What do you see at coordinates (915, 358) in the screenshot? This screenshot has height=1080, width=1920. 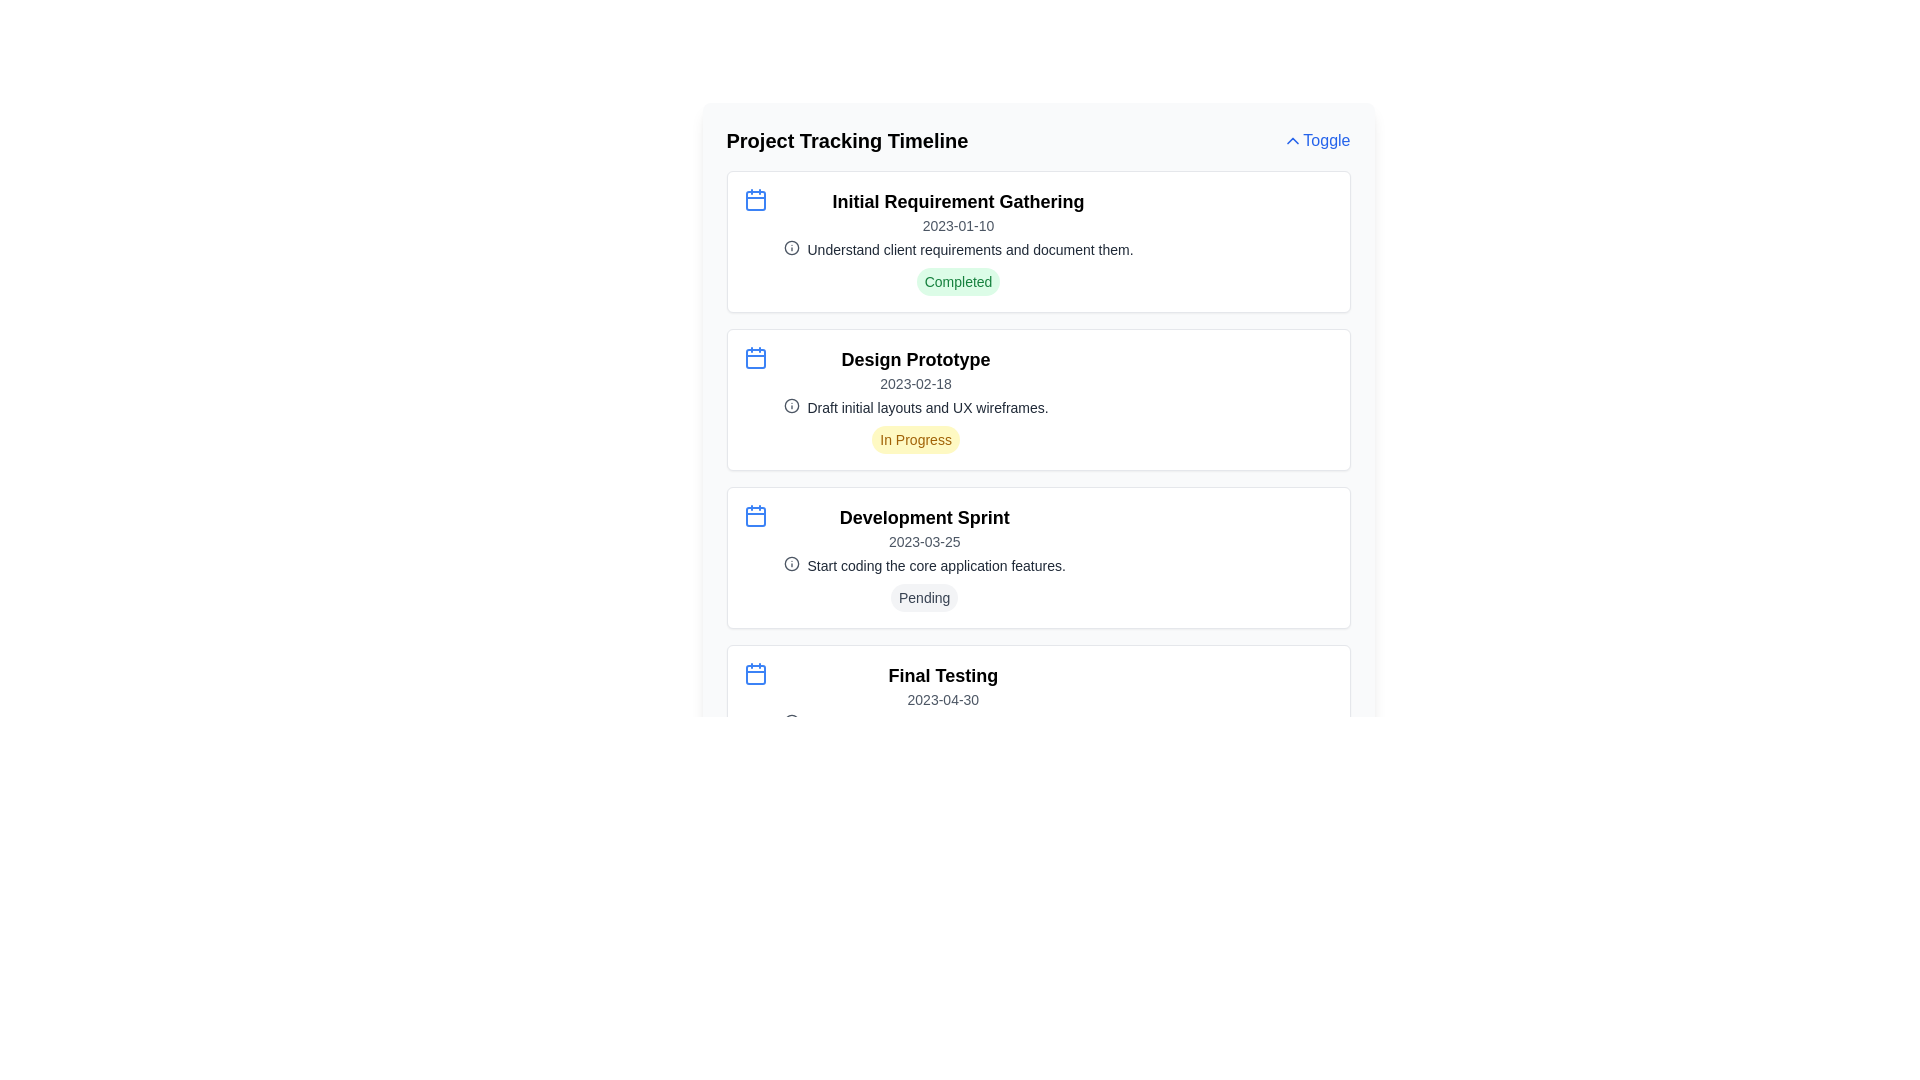 I see `the header label of the second task card in the project timeline view, which categorizes and summarizes the content beneath it` at bounding box center [915, 358].